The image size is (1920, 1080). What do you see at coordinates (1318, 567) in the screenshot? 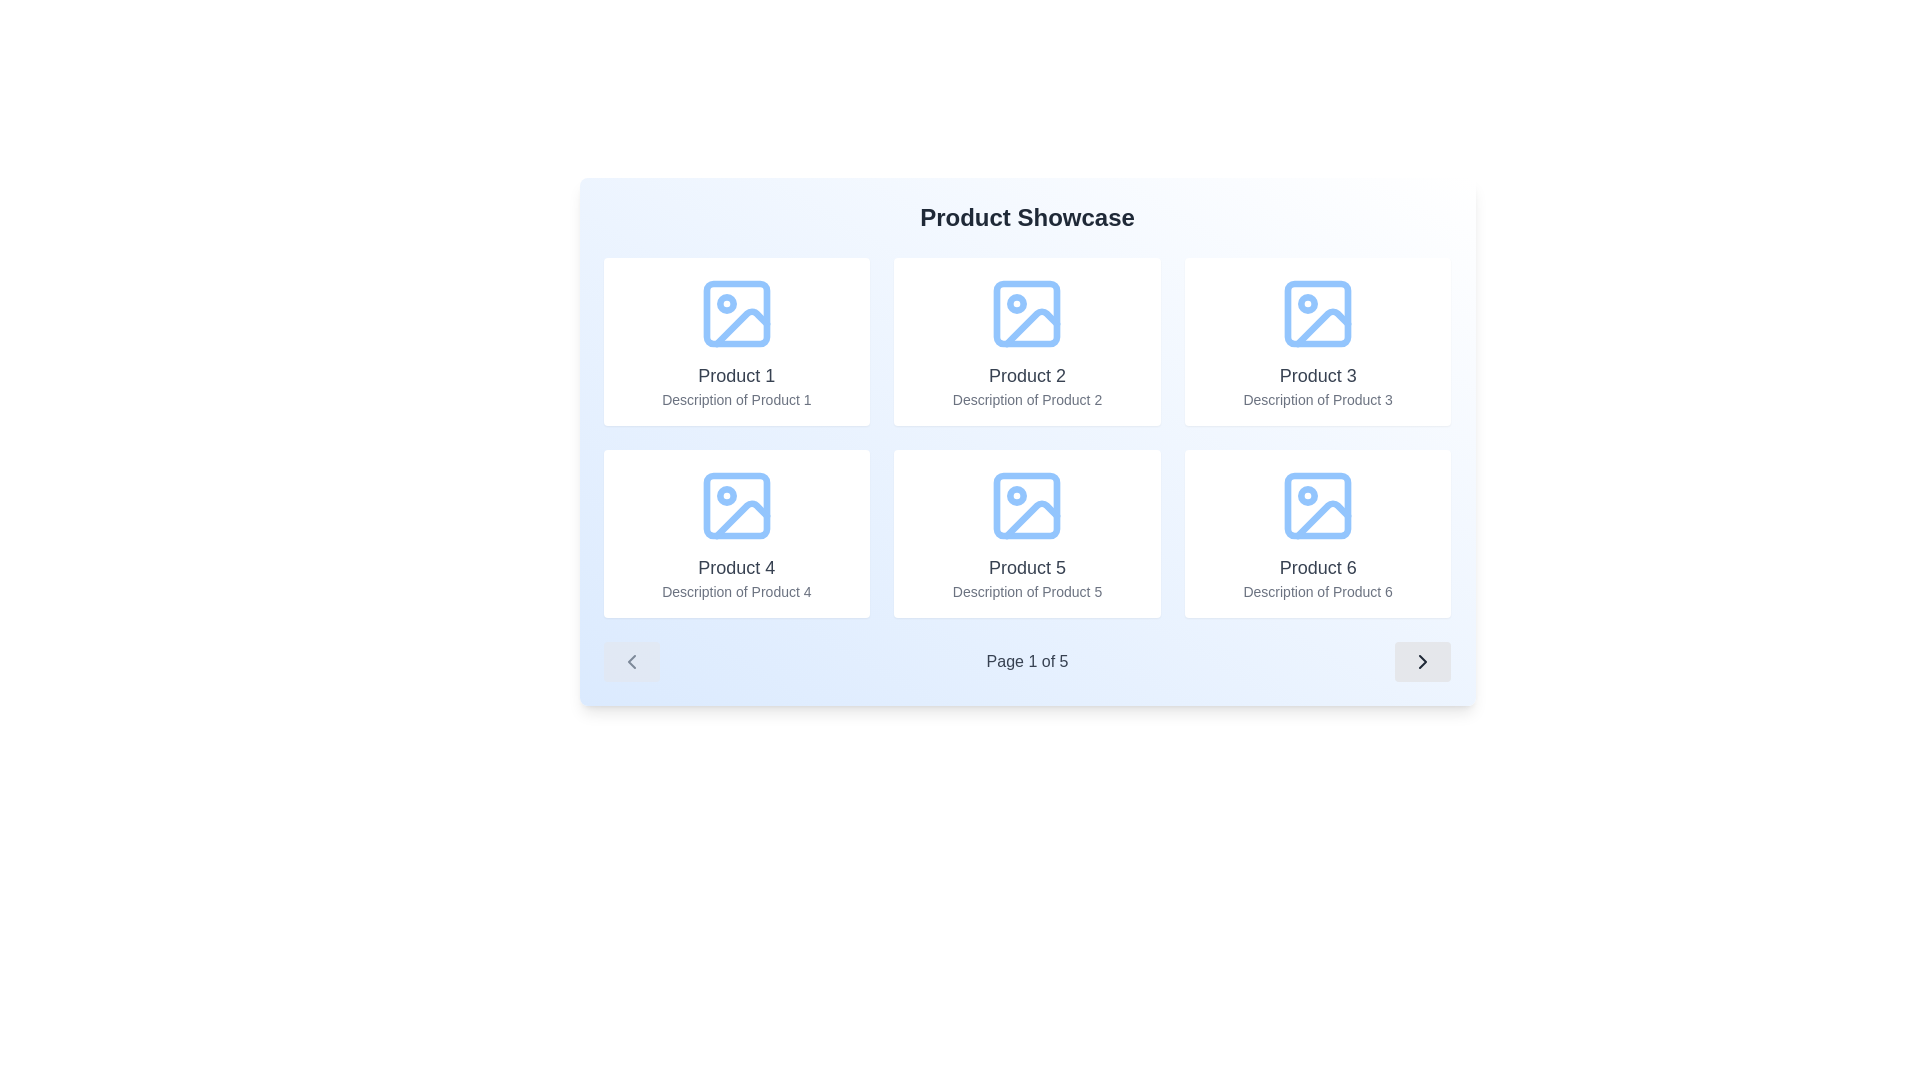
I see `text content of the title element displaying 'Product 6', which is styled in a medium font and located at the bottom of its card layout` at bounding box center [1318, 567].